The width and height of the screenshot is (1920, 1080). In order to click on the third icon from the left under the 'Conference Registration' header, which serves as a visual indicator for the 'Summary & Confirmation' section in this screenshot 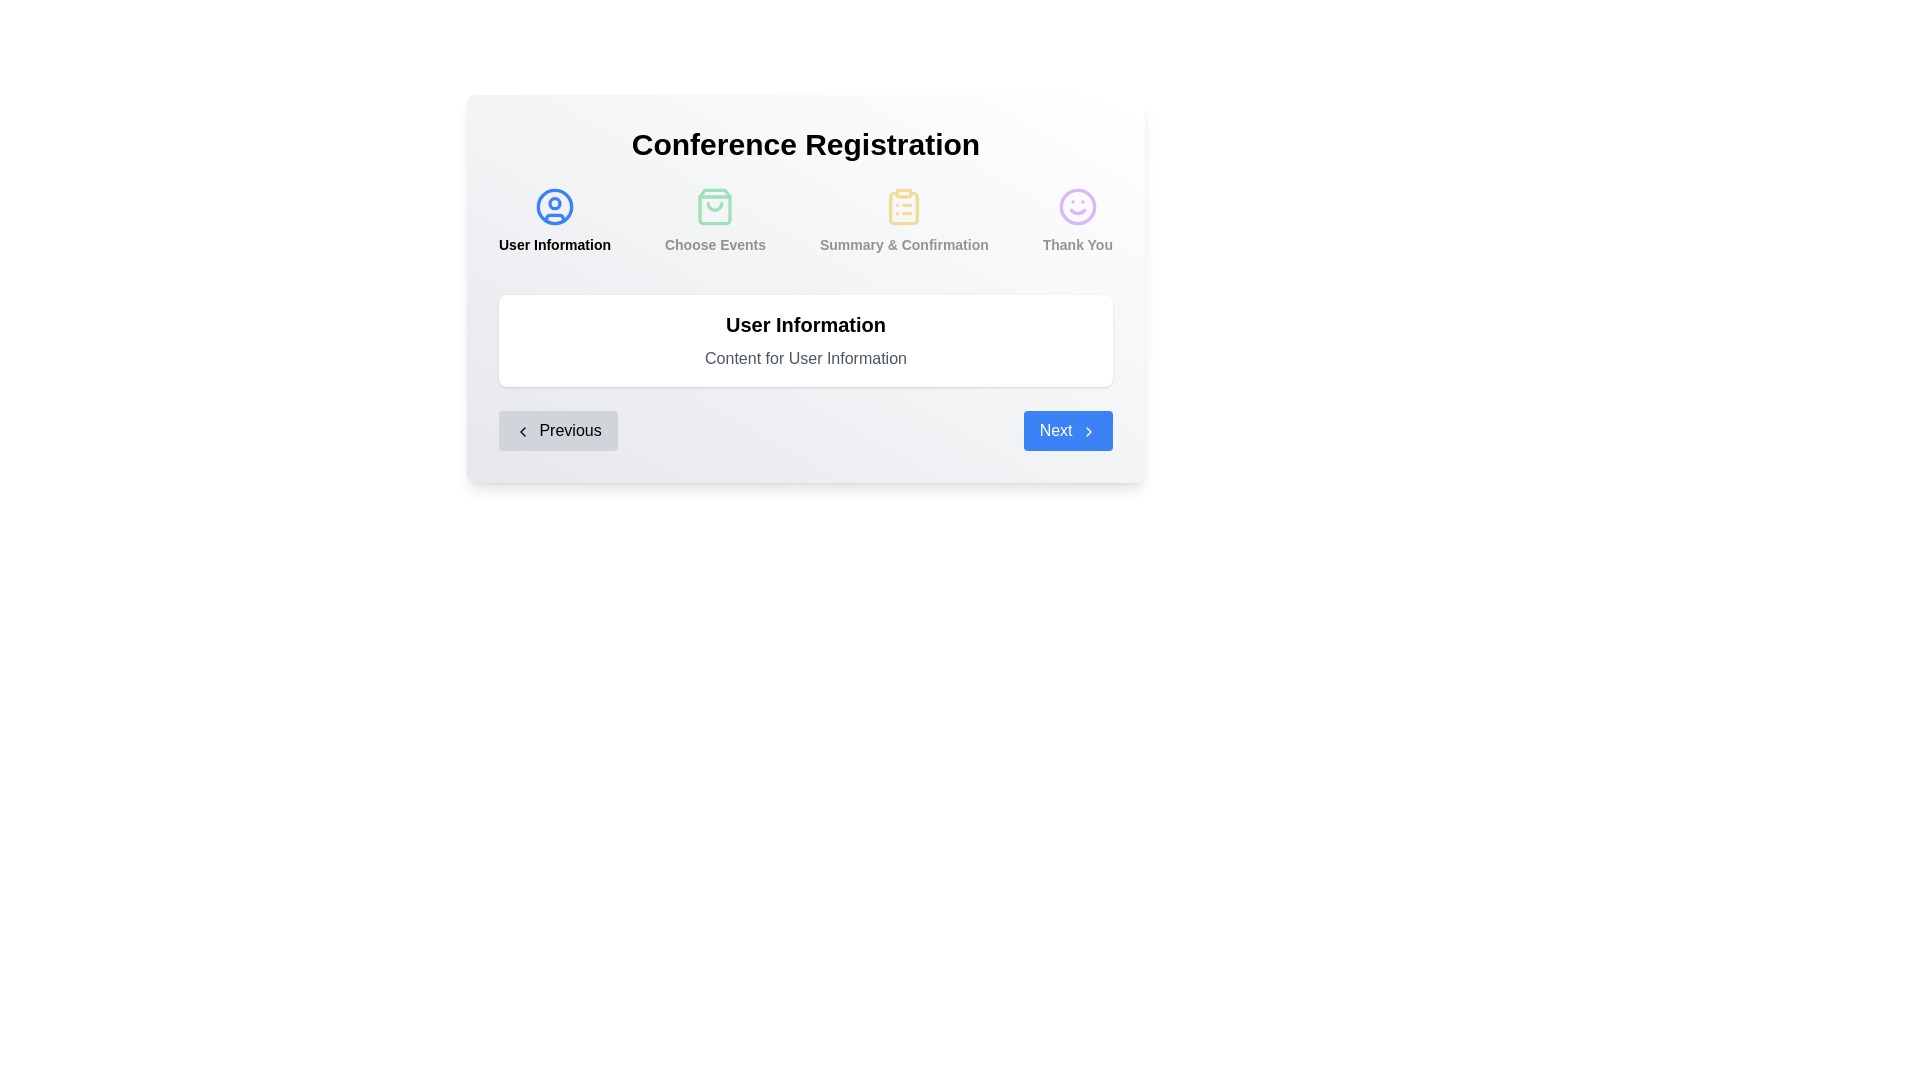, I will do `click(903, 207)`.